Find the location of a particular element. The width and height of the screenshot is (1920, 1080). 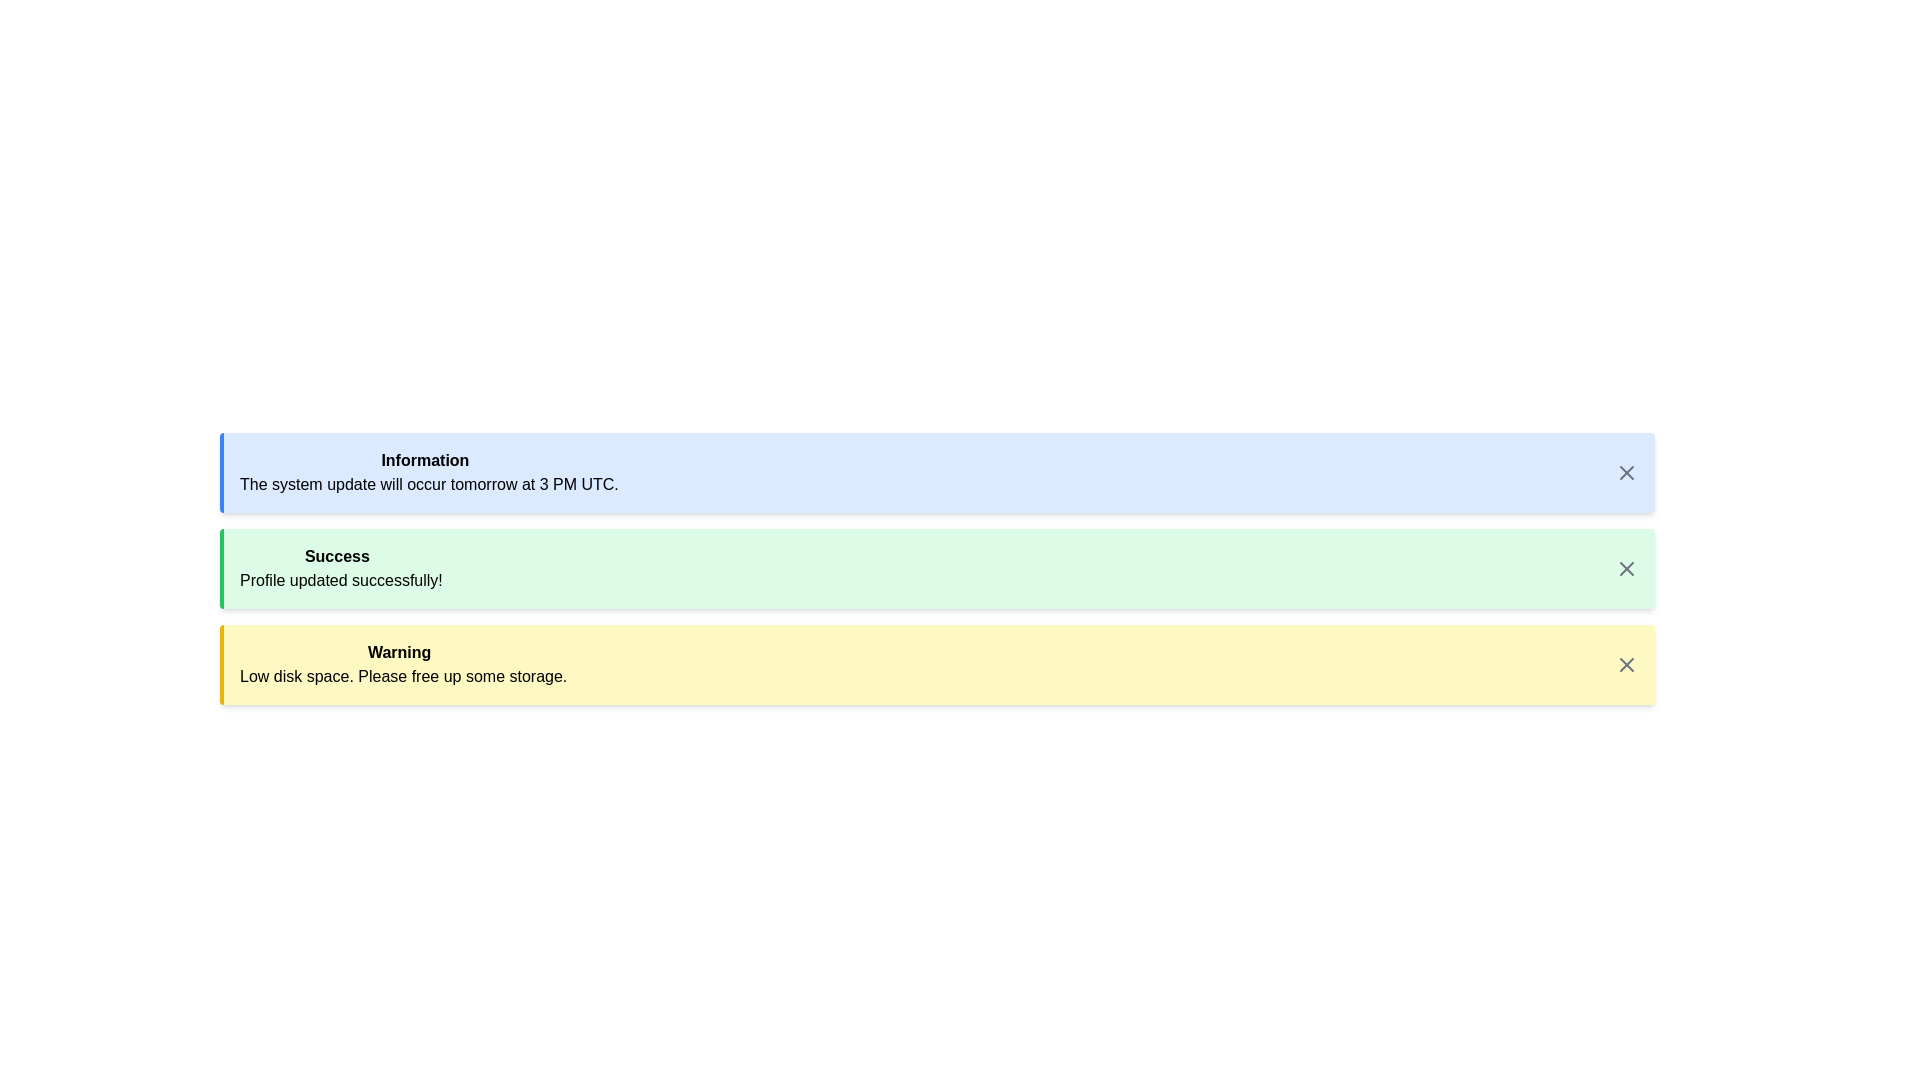

the bold and underlined text block displaying 'Success' located within the green notification card is located at coordinates (337, 556).